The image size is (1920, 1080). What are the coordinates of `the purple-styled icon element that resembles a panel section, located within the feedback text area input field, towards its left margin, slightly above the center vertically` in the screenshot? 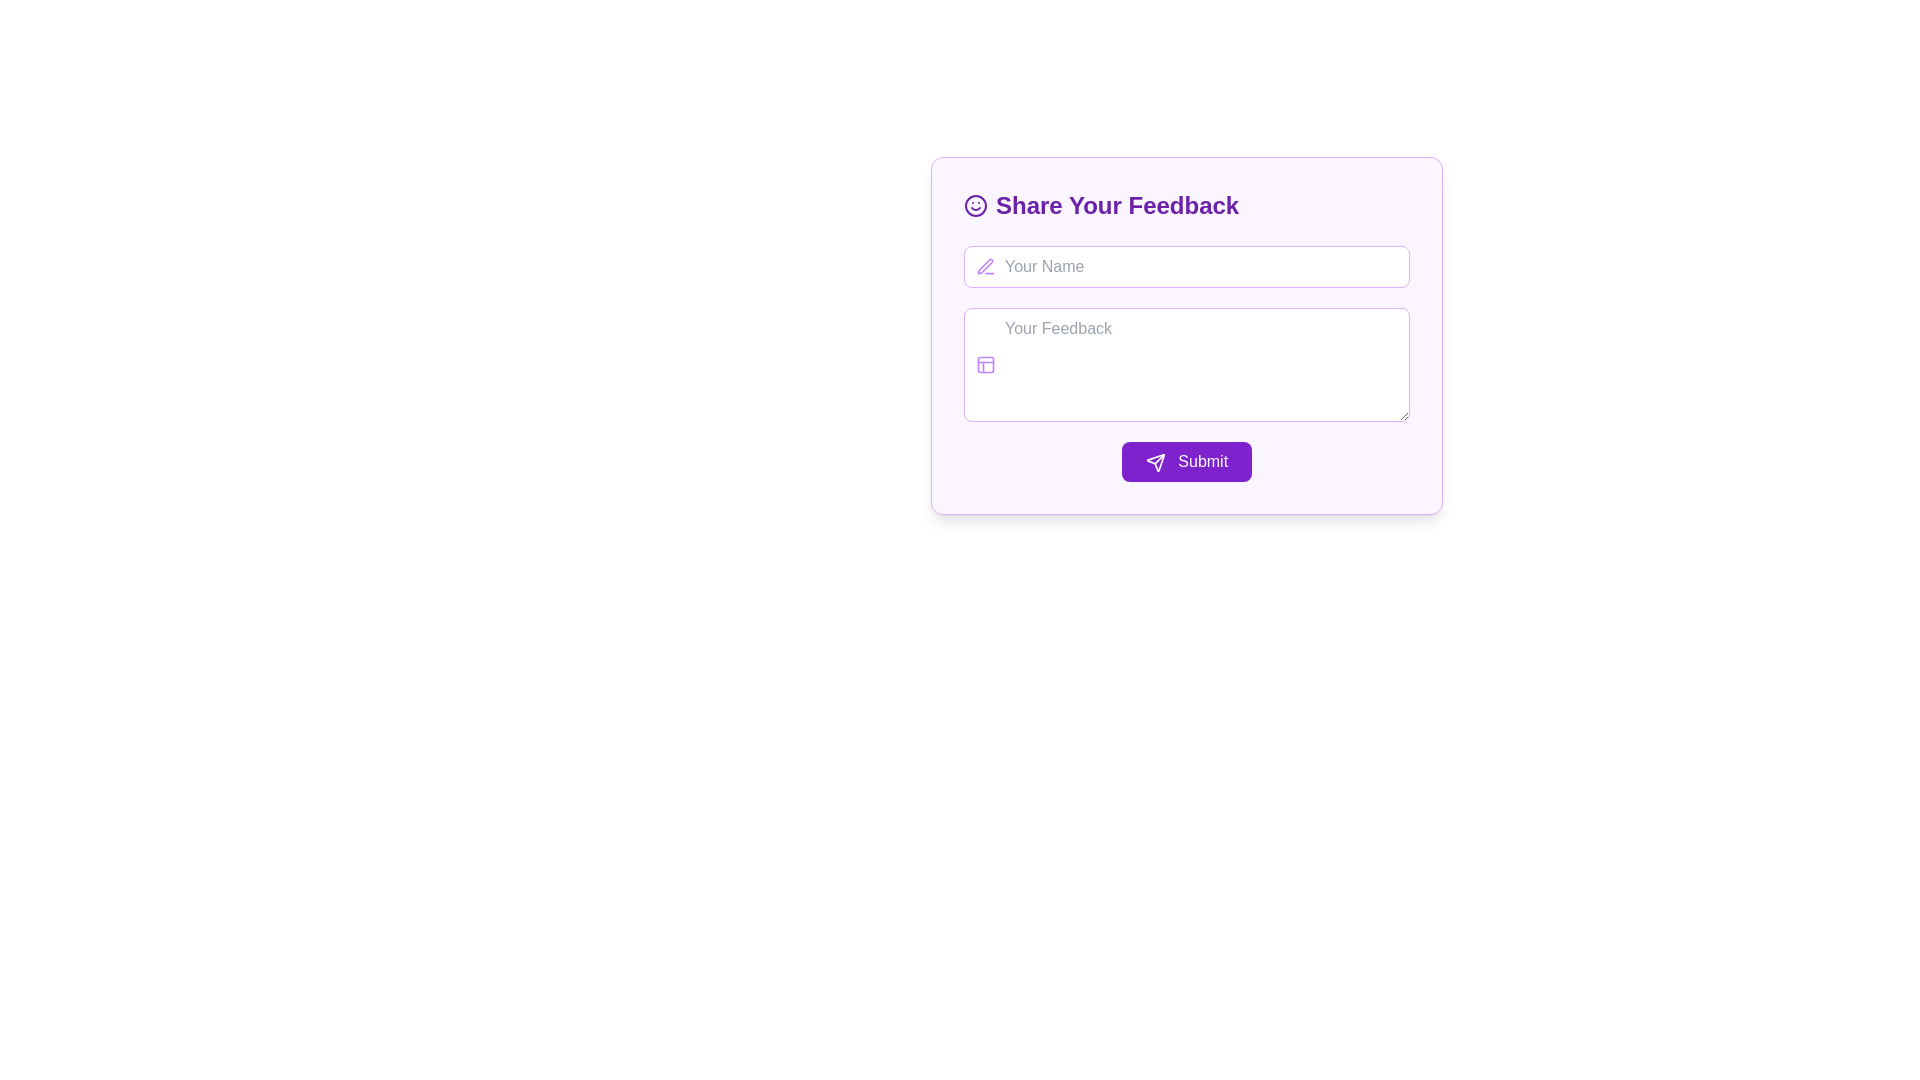 It's located at (985, 365).